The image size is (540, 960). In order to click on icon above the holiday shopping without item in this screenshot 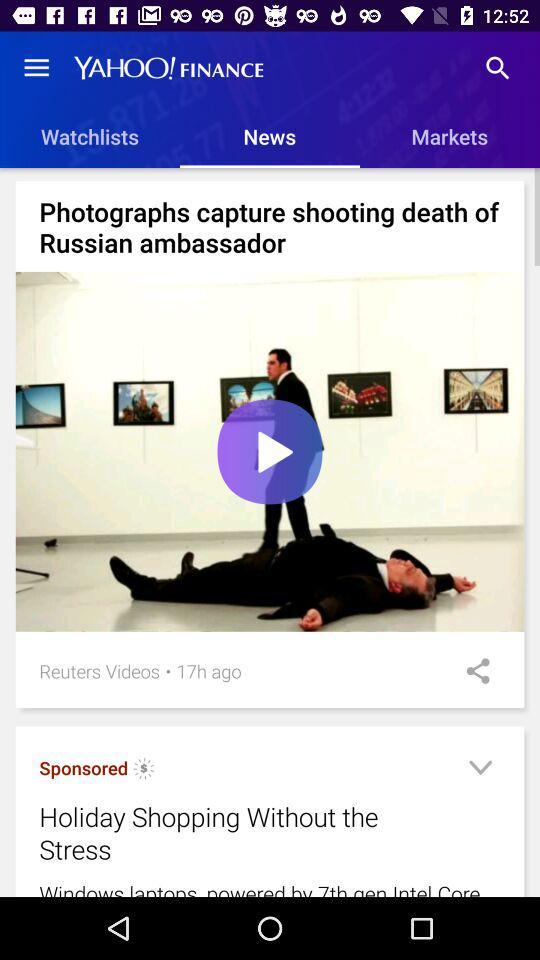, I will do `click(143, 770)`.